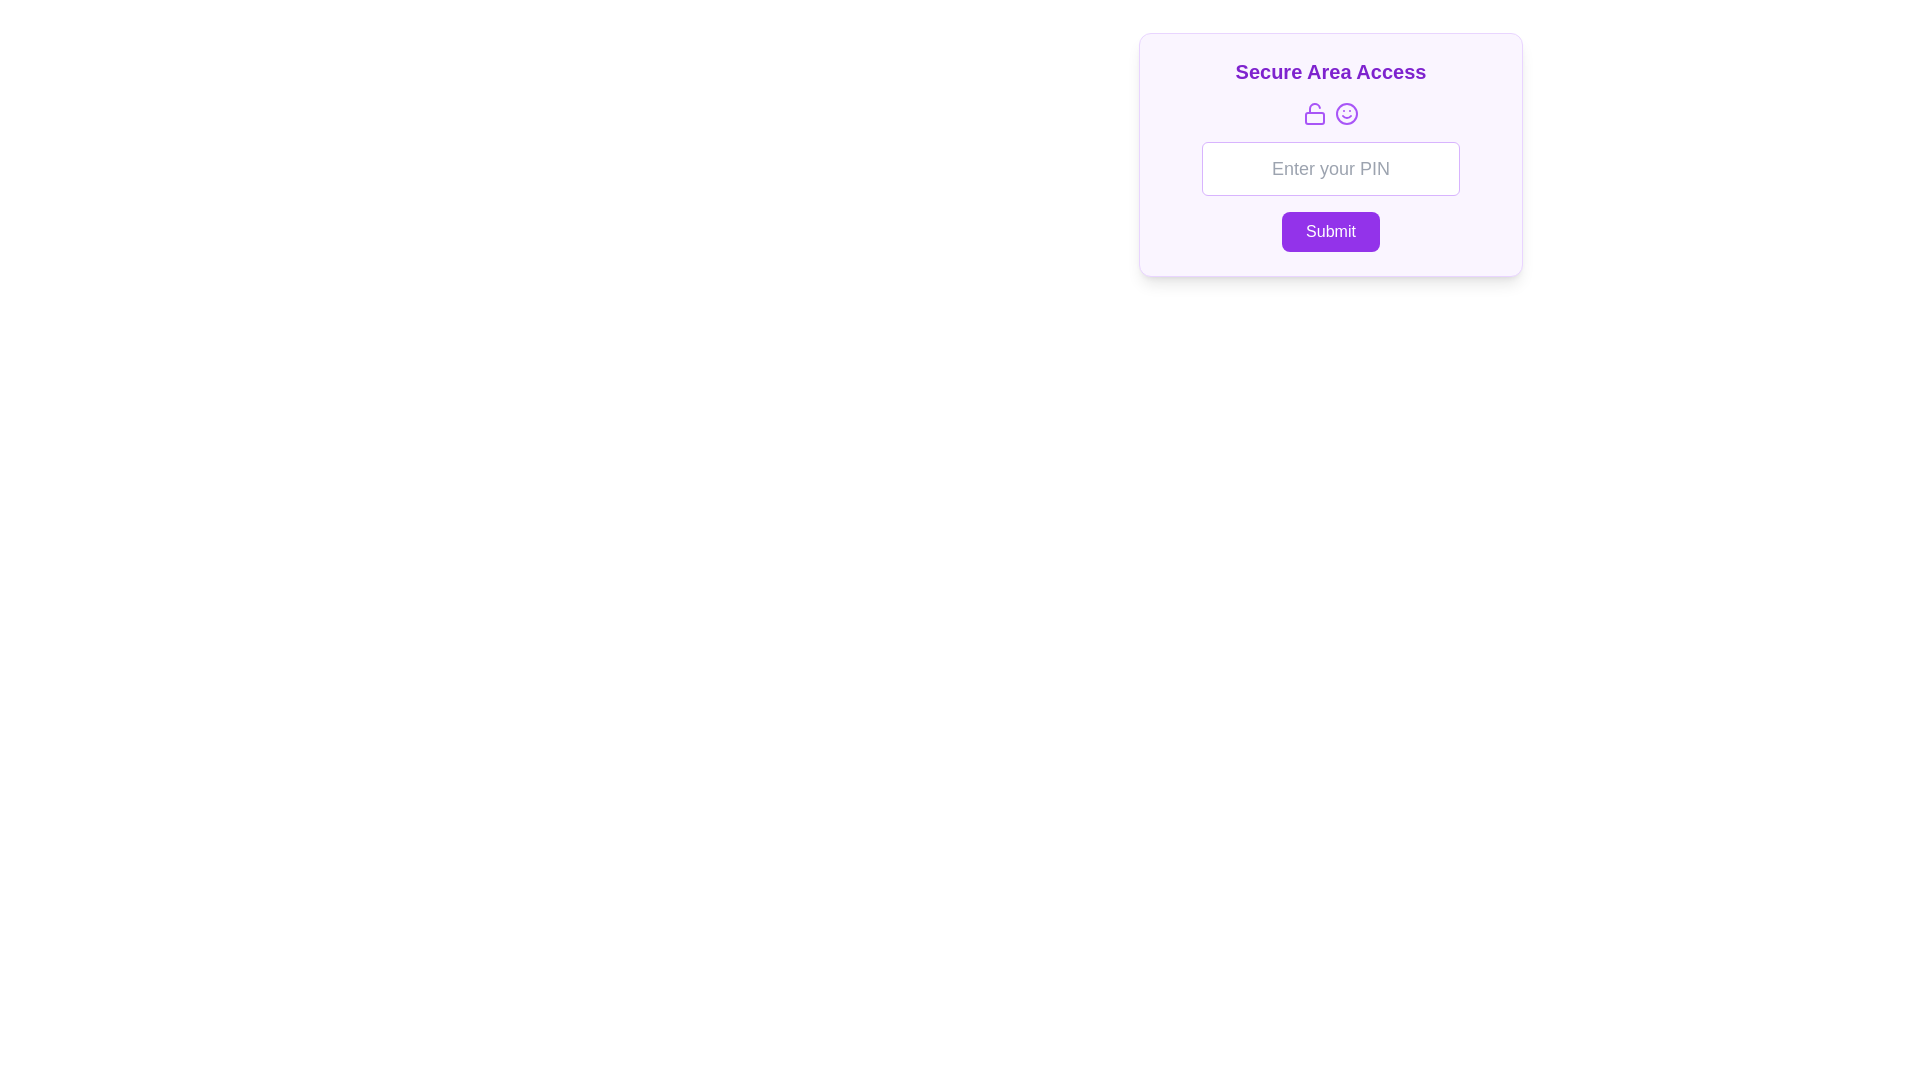  What do you see at coordinates (1315, 118) in the screenshot?
I see `the body of the lock icon, which is part of an SVG graphical element representing a secured state in the UI` at bounding box center [1315, 118].